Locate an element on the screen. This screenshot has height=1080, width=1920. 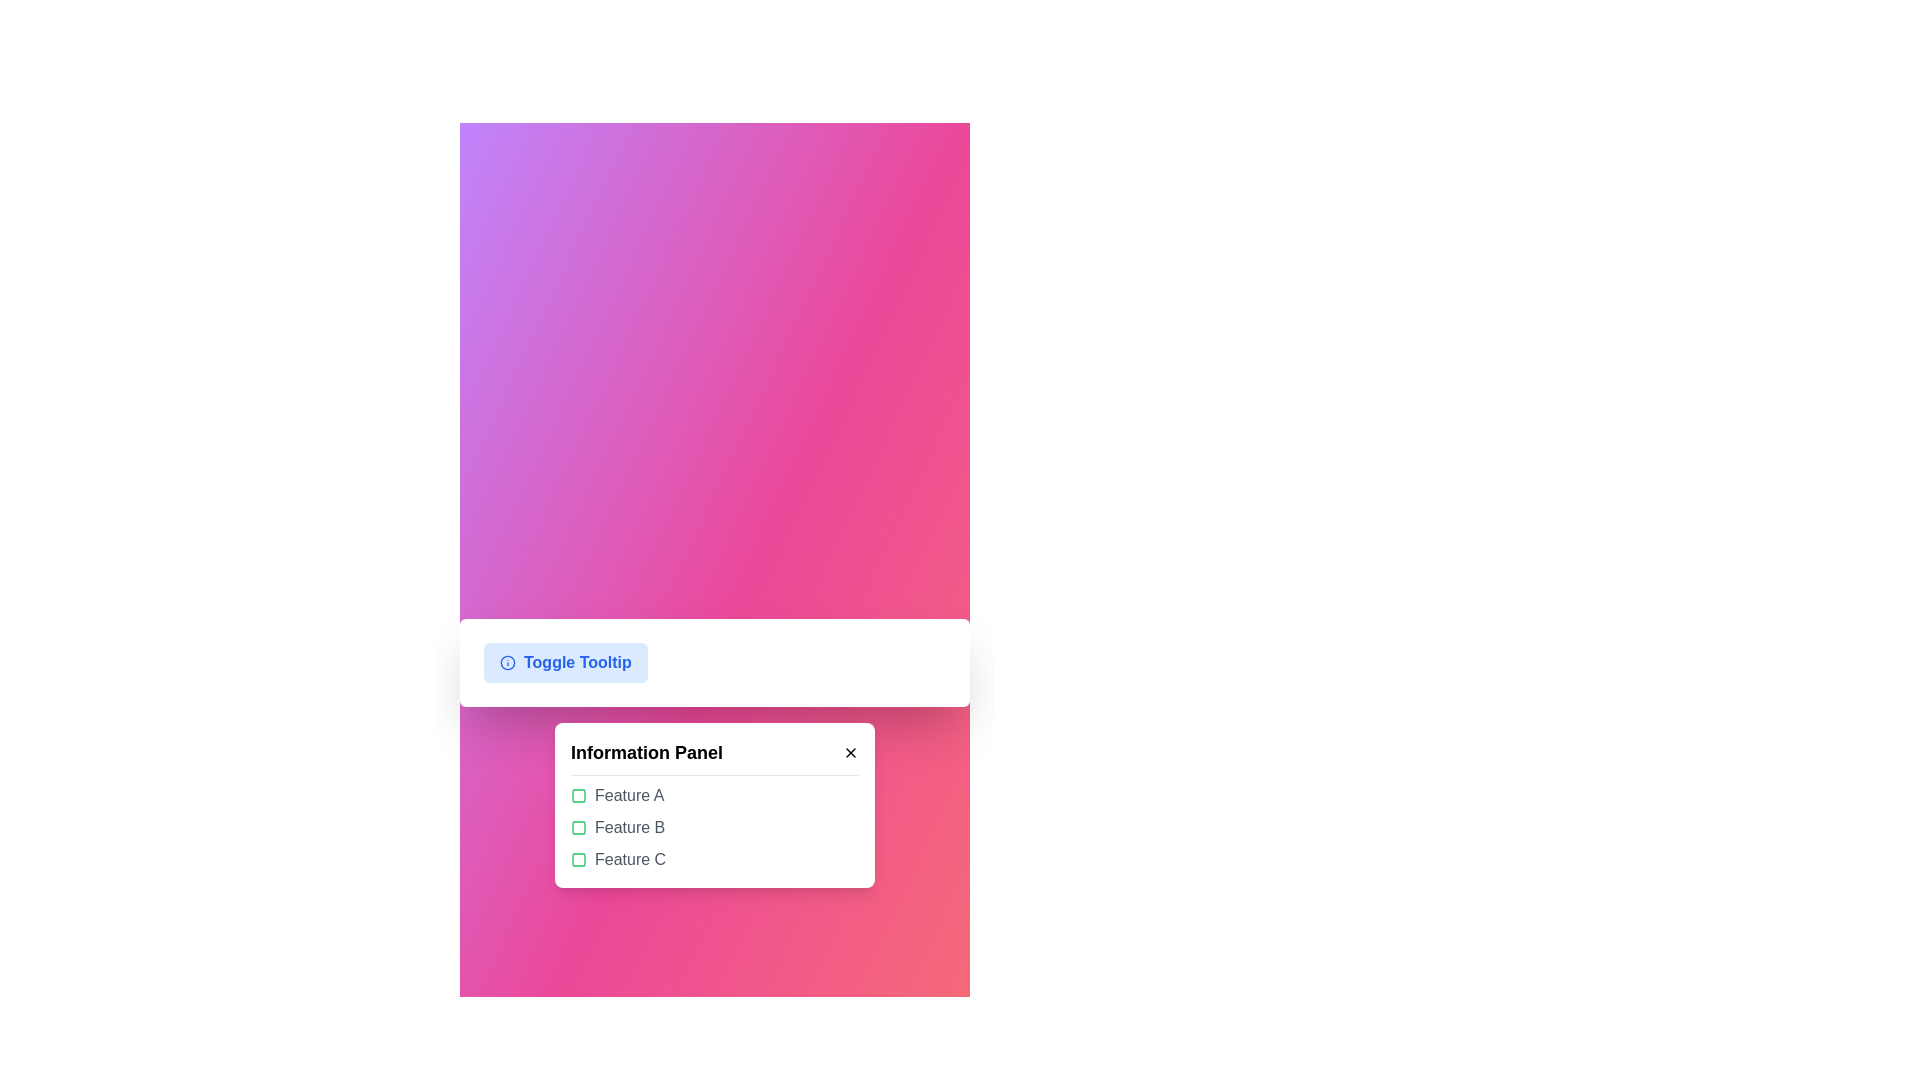
the text label that serves as an identifier for the associated checkbox in the Information Panel, positioned as the first item in the list is located at coordinates (628, 794).